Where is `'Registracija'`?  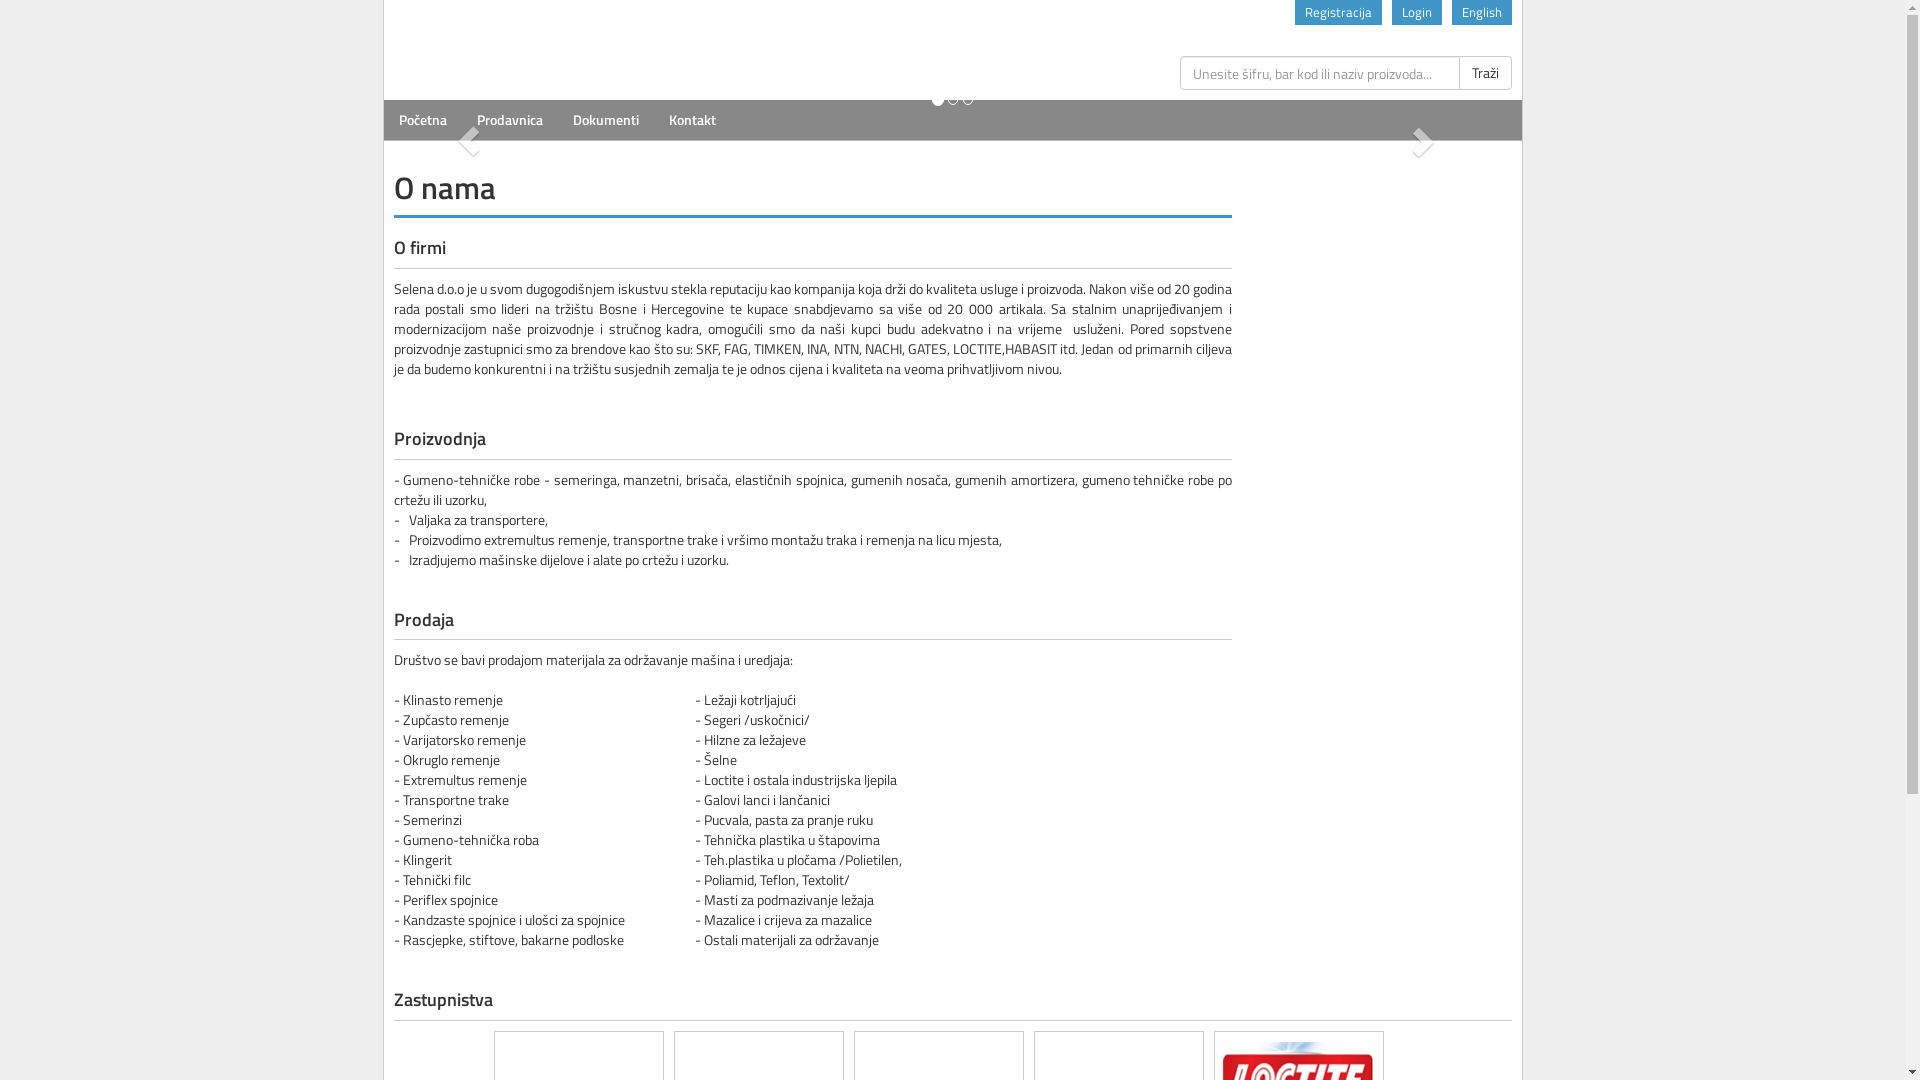
'Registracija' is located at coordinates (1337, 12).